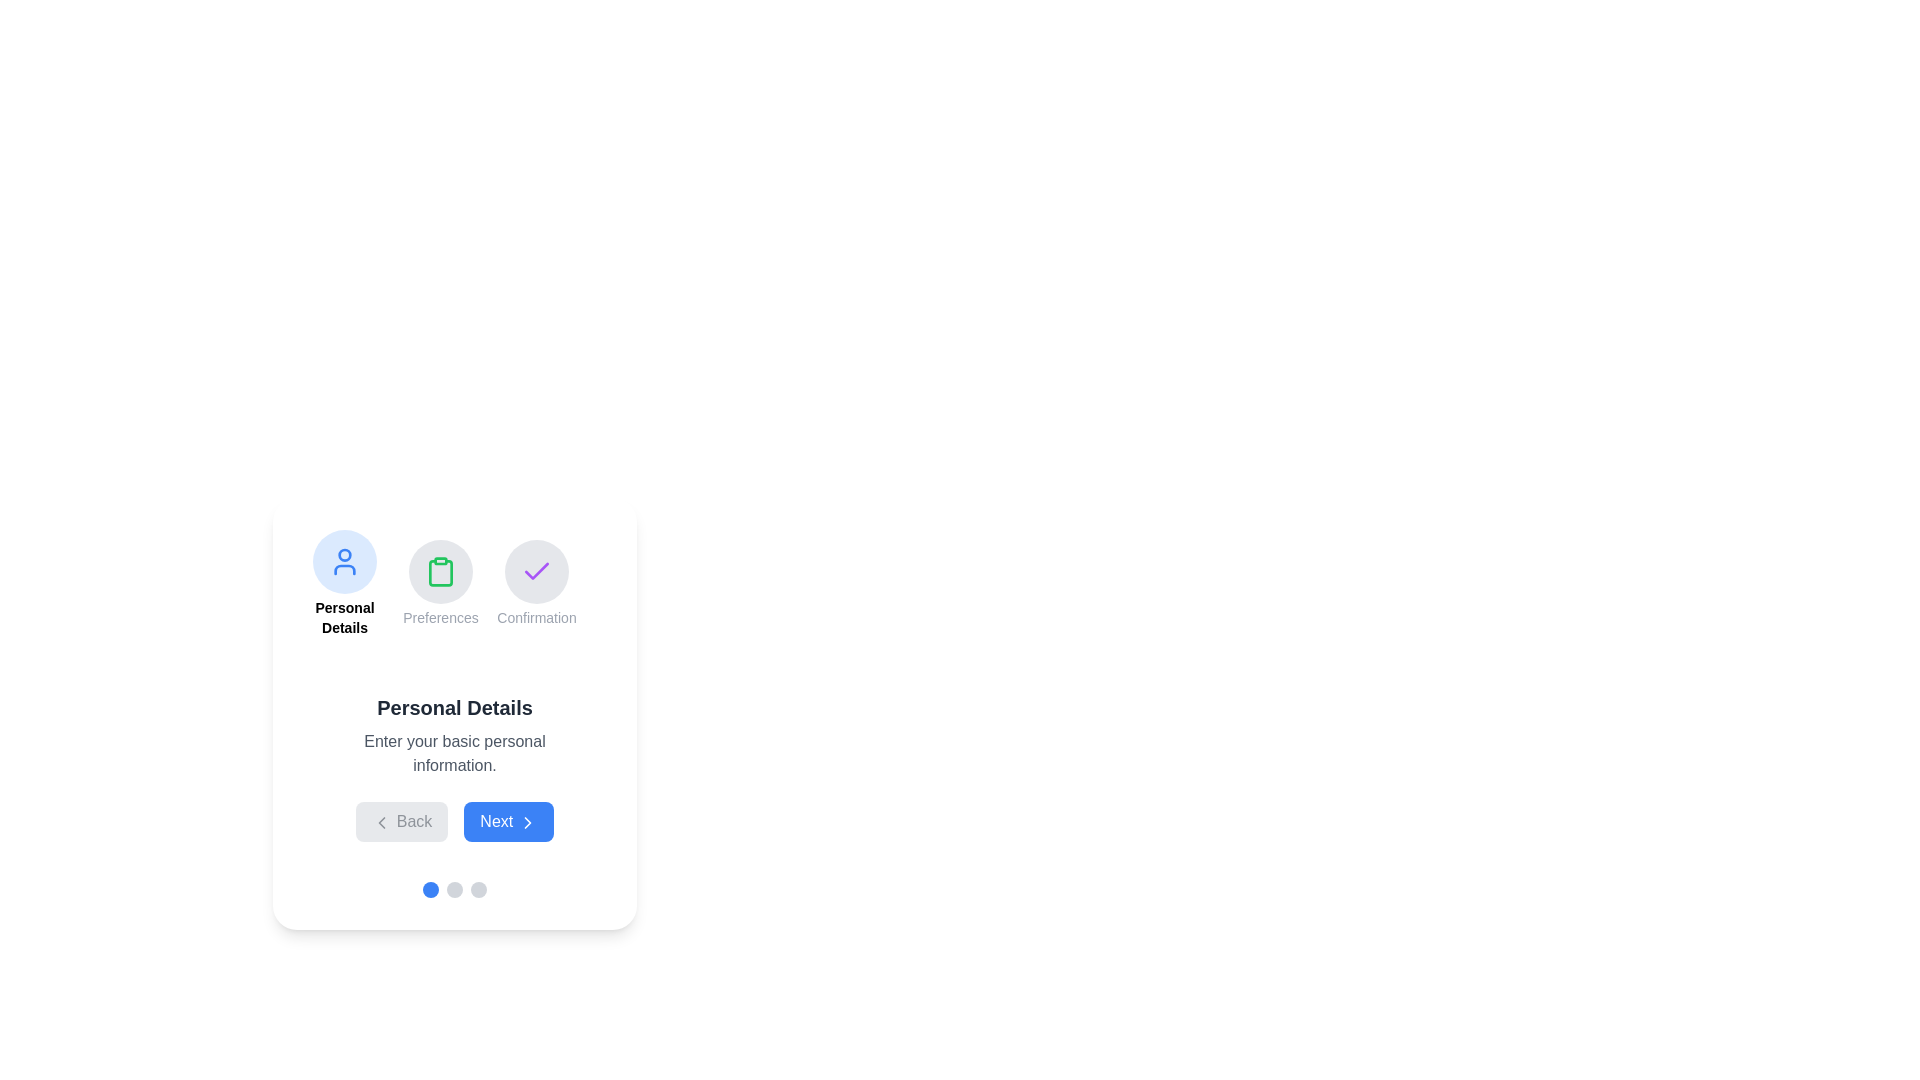 This screenshot has height=1080, width=1920. Describe the element at coordinates (440, 571) in the screenshot. I see `the second step navigation icon, which is centered in a circular gray background` at that location.